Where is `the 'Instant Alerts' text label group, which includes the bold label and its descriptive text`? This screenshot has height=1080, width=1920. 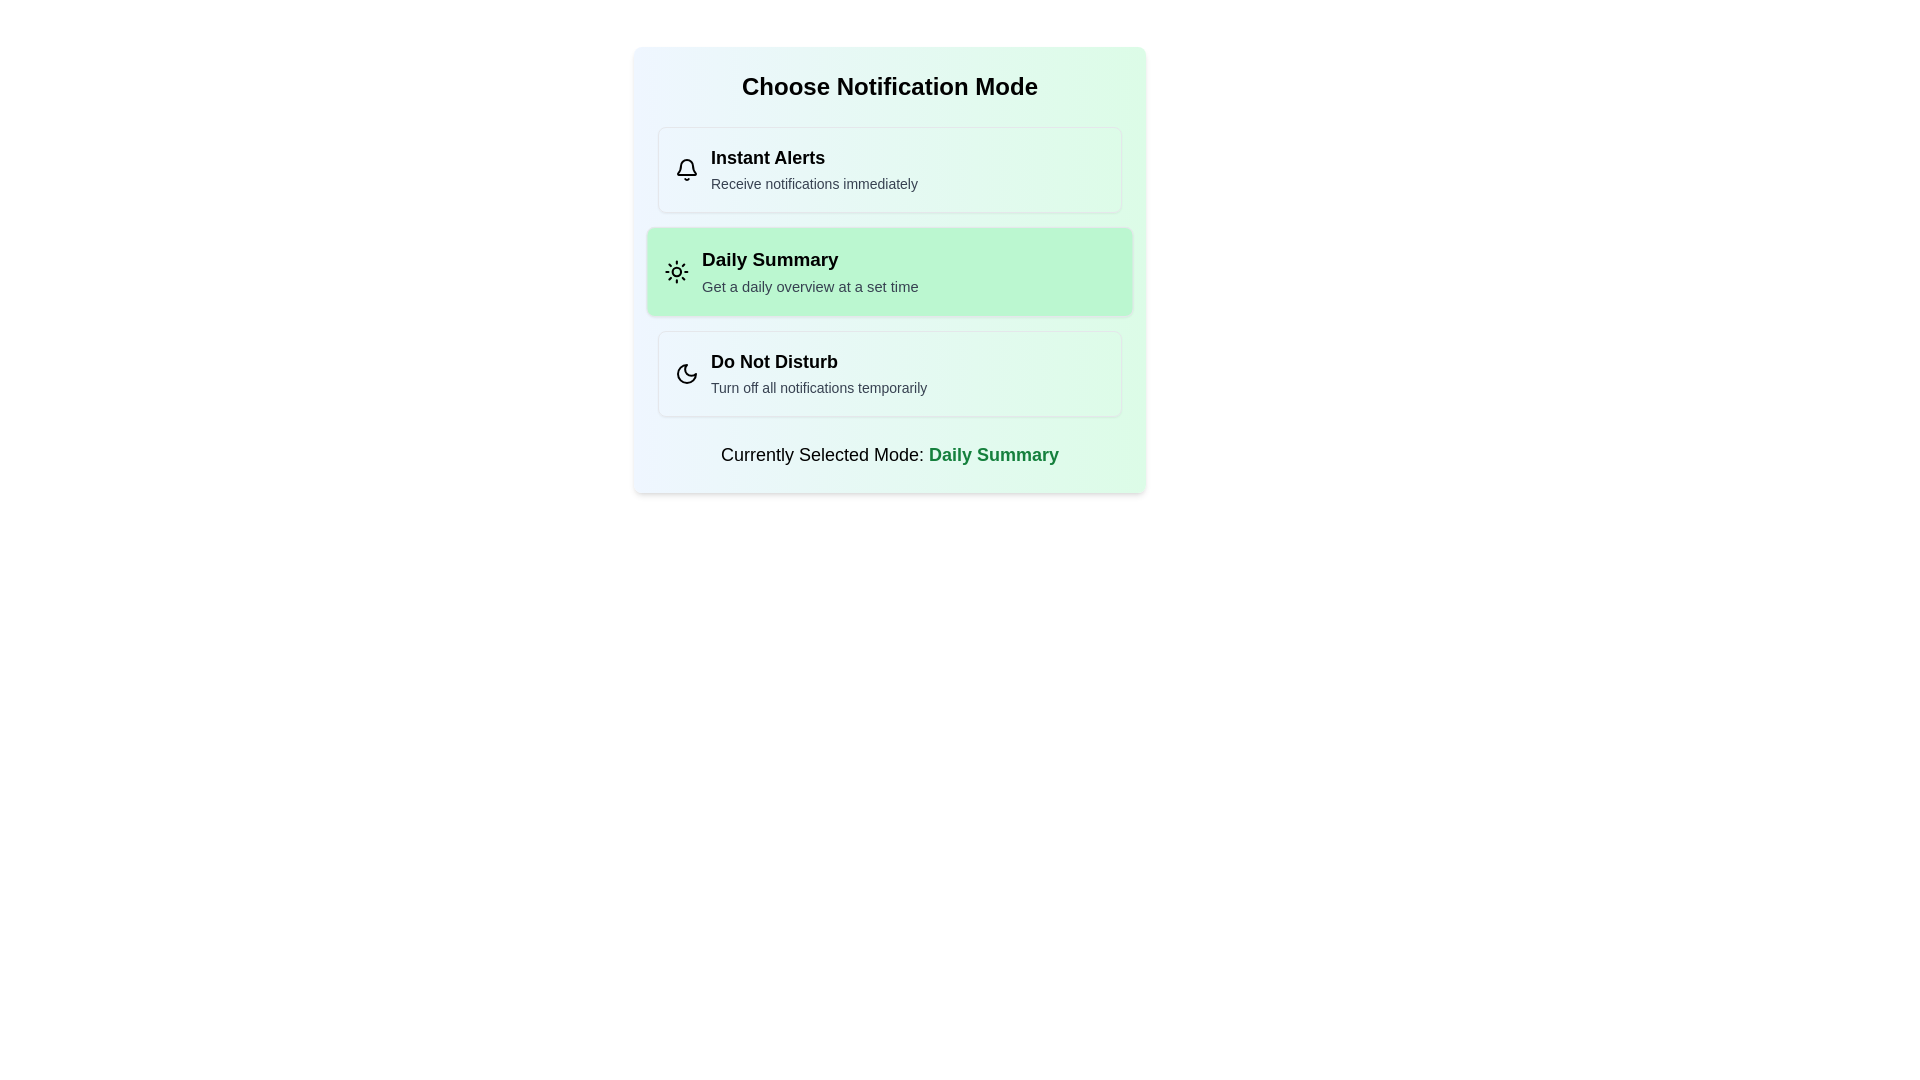 the 'Instant Alerts' text label group, which includes the bold label and its descriptive text is located at coordinates (814, 168).